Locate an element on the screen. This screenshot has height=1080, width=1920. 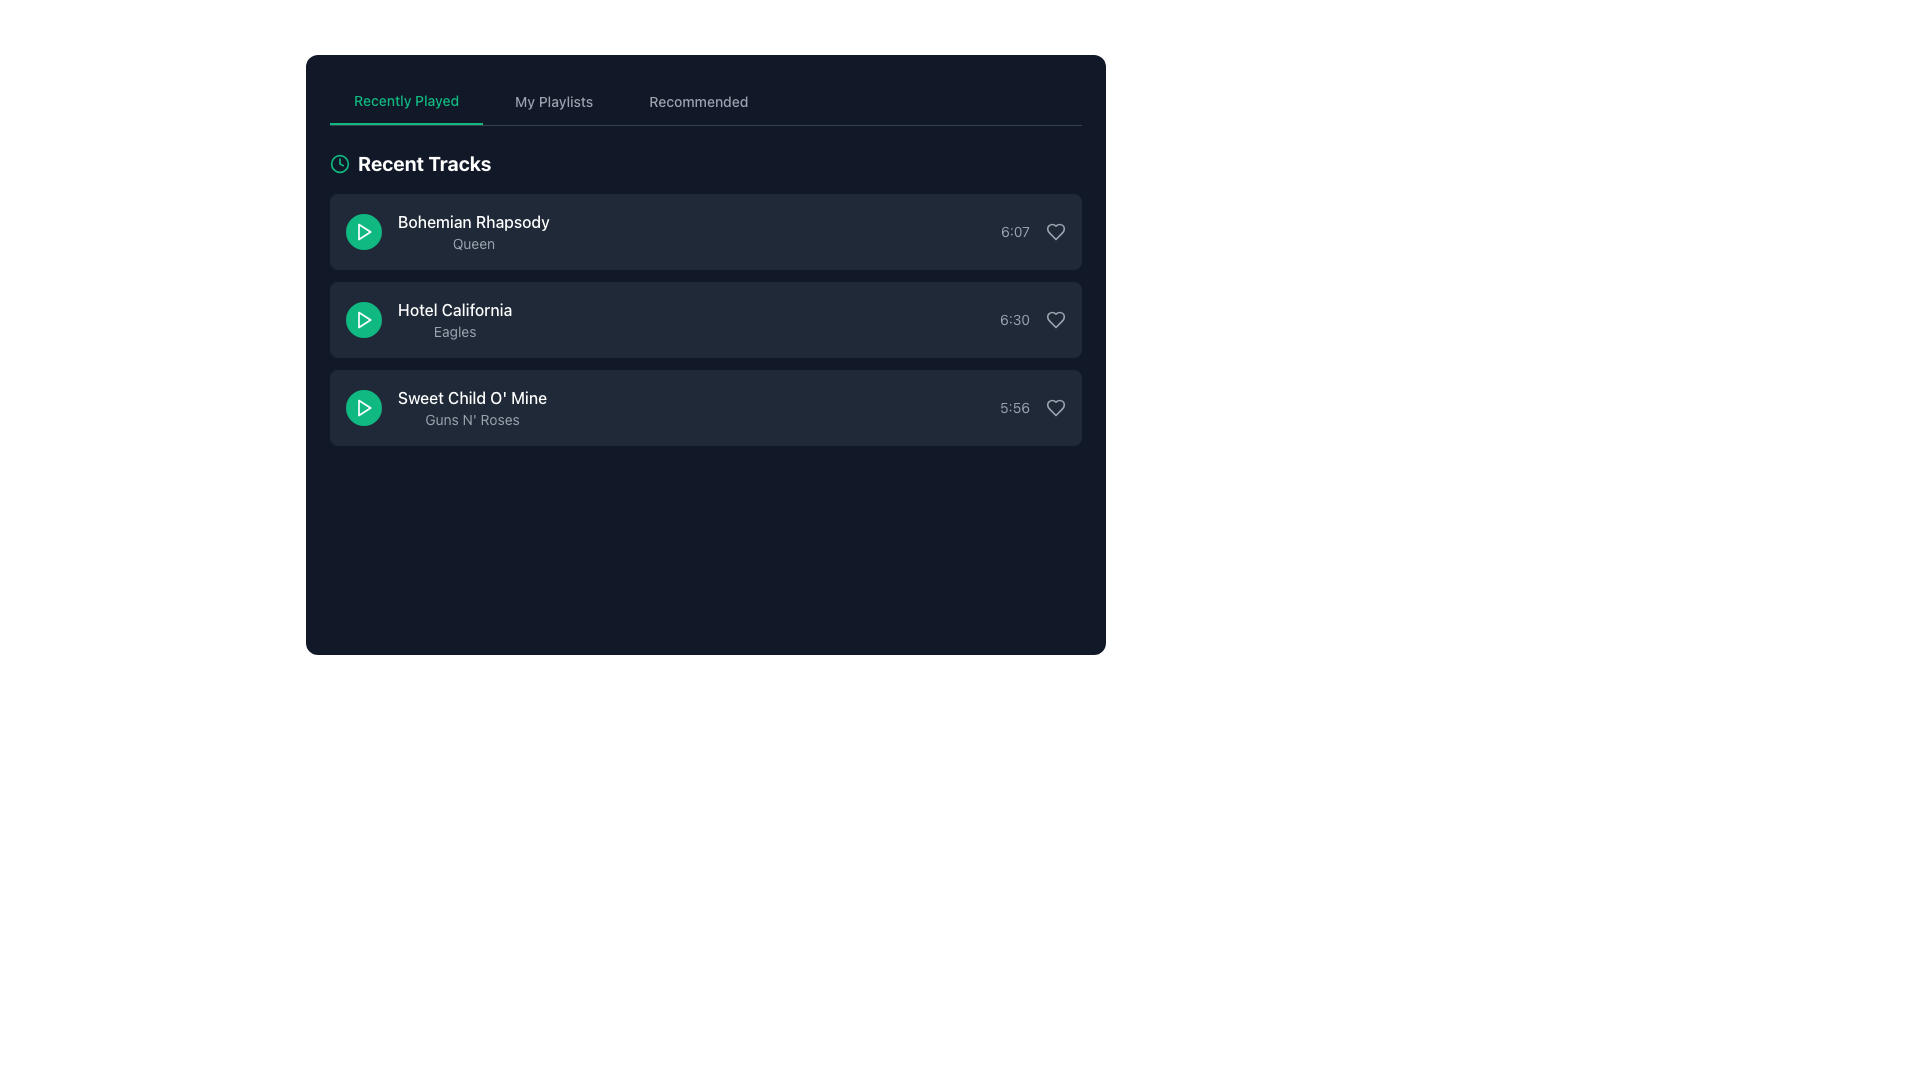
the Interactive play button icon for 'Hotel California' by 'Eagles' is located at coordinates (364, 319).